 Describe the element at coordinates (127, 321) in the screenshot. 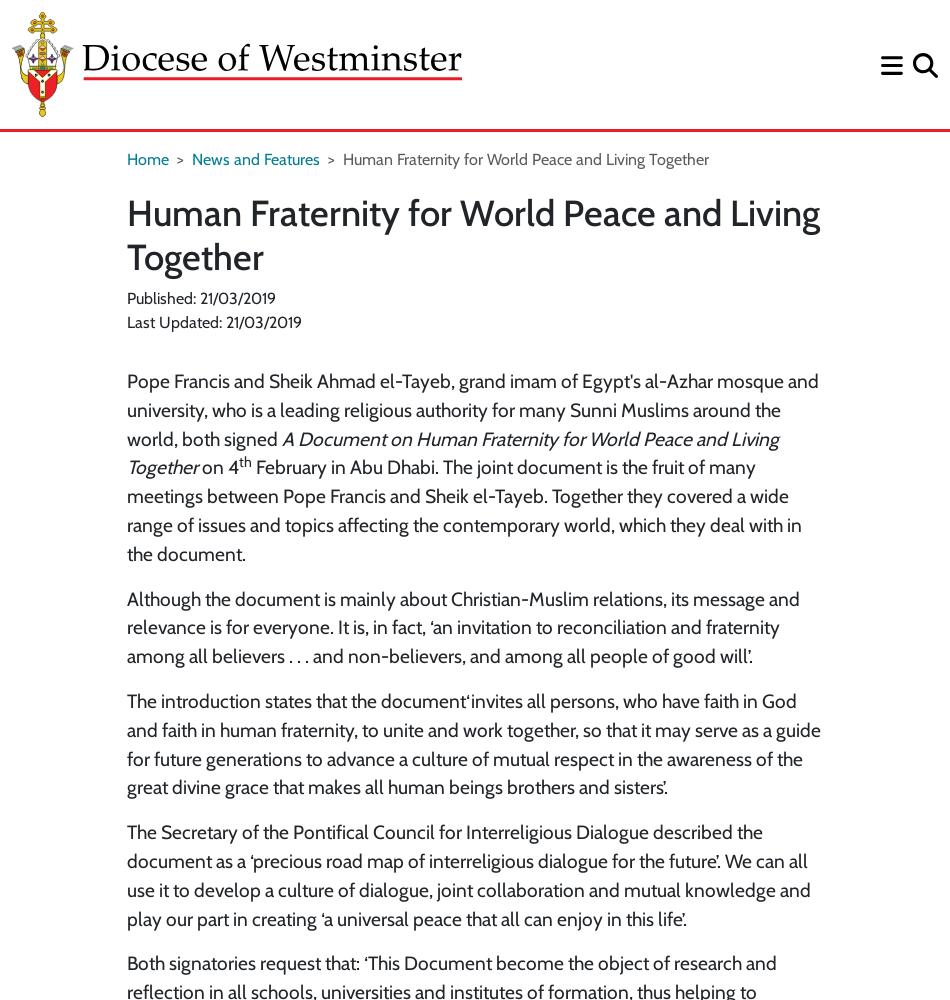

I see `'Last Updated:'` at that location.